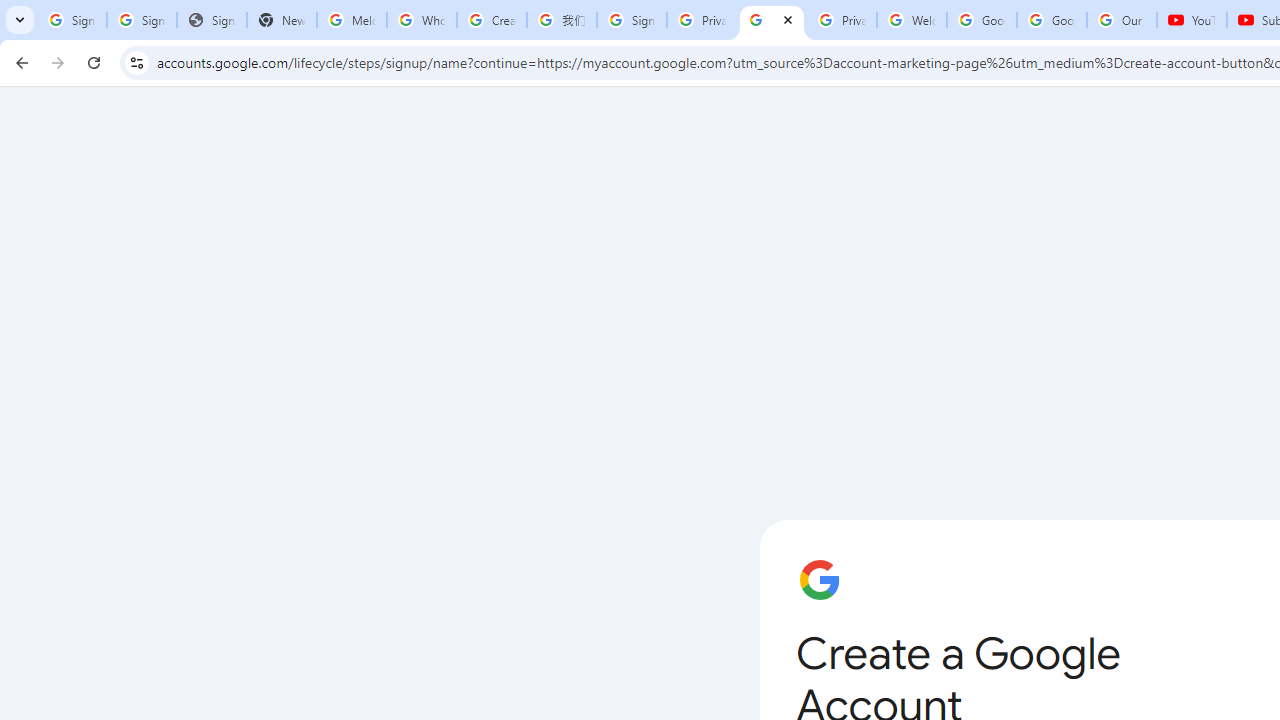 Image resolution: width=1280 pixels, height=720 pixels. What do you see at coordinates (492, 20) in the screenshot?
I see `'Create your Google Account'` at bounding box center [492, 20].